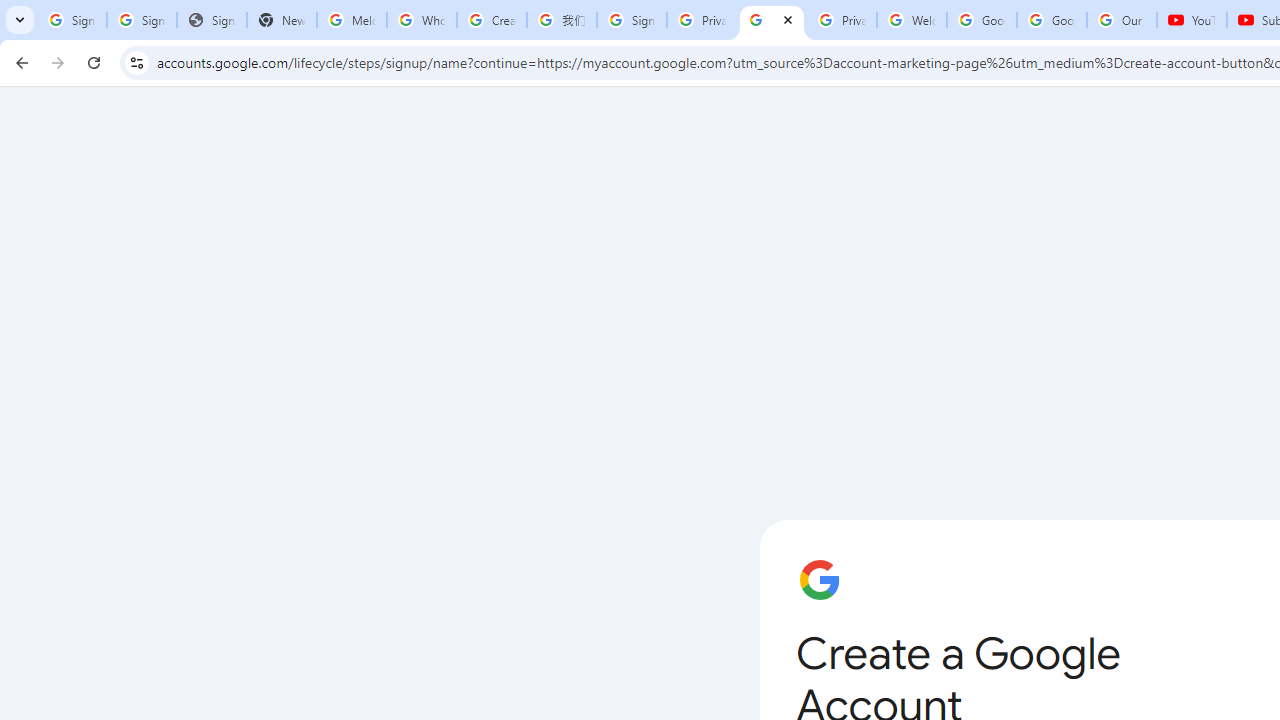 Image resolution: width=1280 pixels, height=720 pixels. What do you see at coordinates (492, 20) in the screenshot?
I see `'Create your Google Account'` at bounding box center [492, 20].